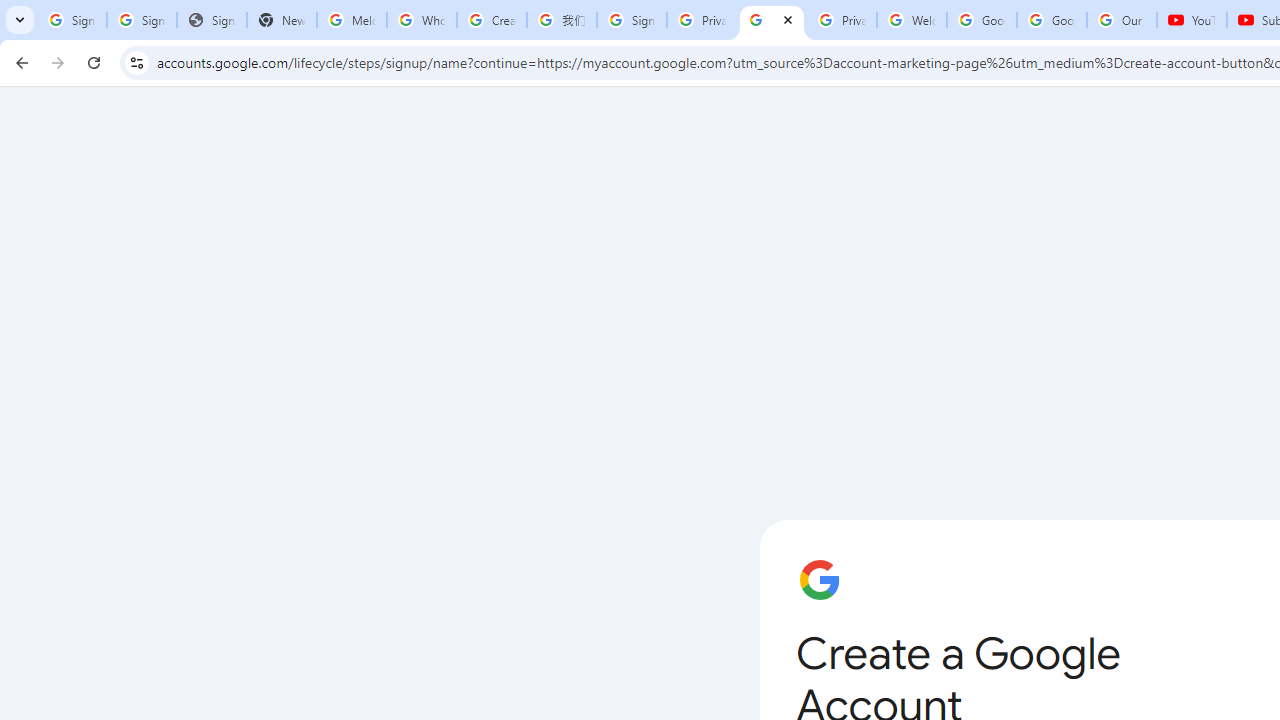 Image resolution: width=1280 pixels, height=720 pixels. What do you see at coordinates (492, 20) in the screenshot?
I see `'Create your Google Account'` at bounding box center [492, 20].